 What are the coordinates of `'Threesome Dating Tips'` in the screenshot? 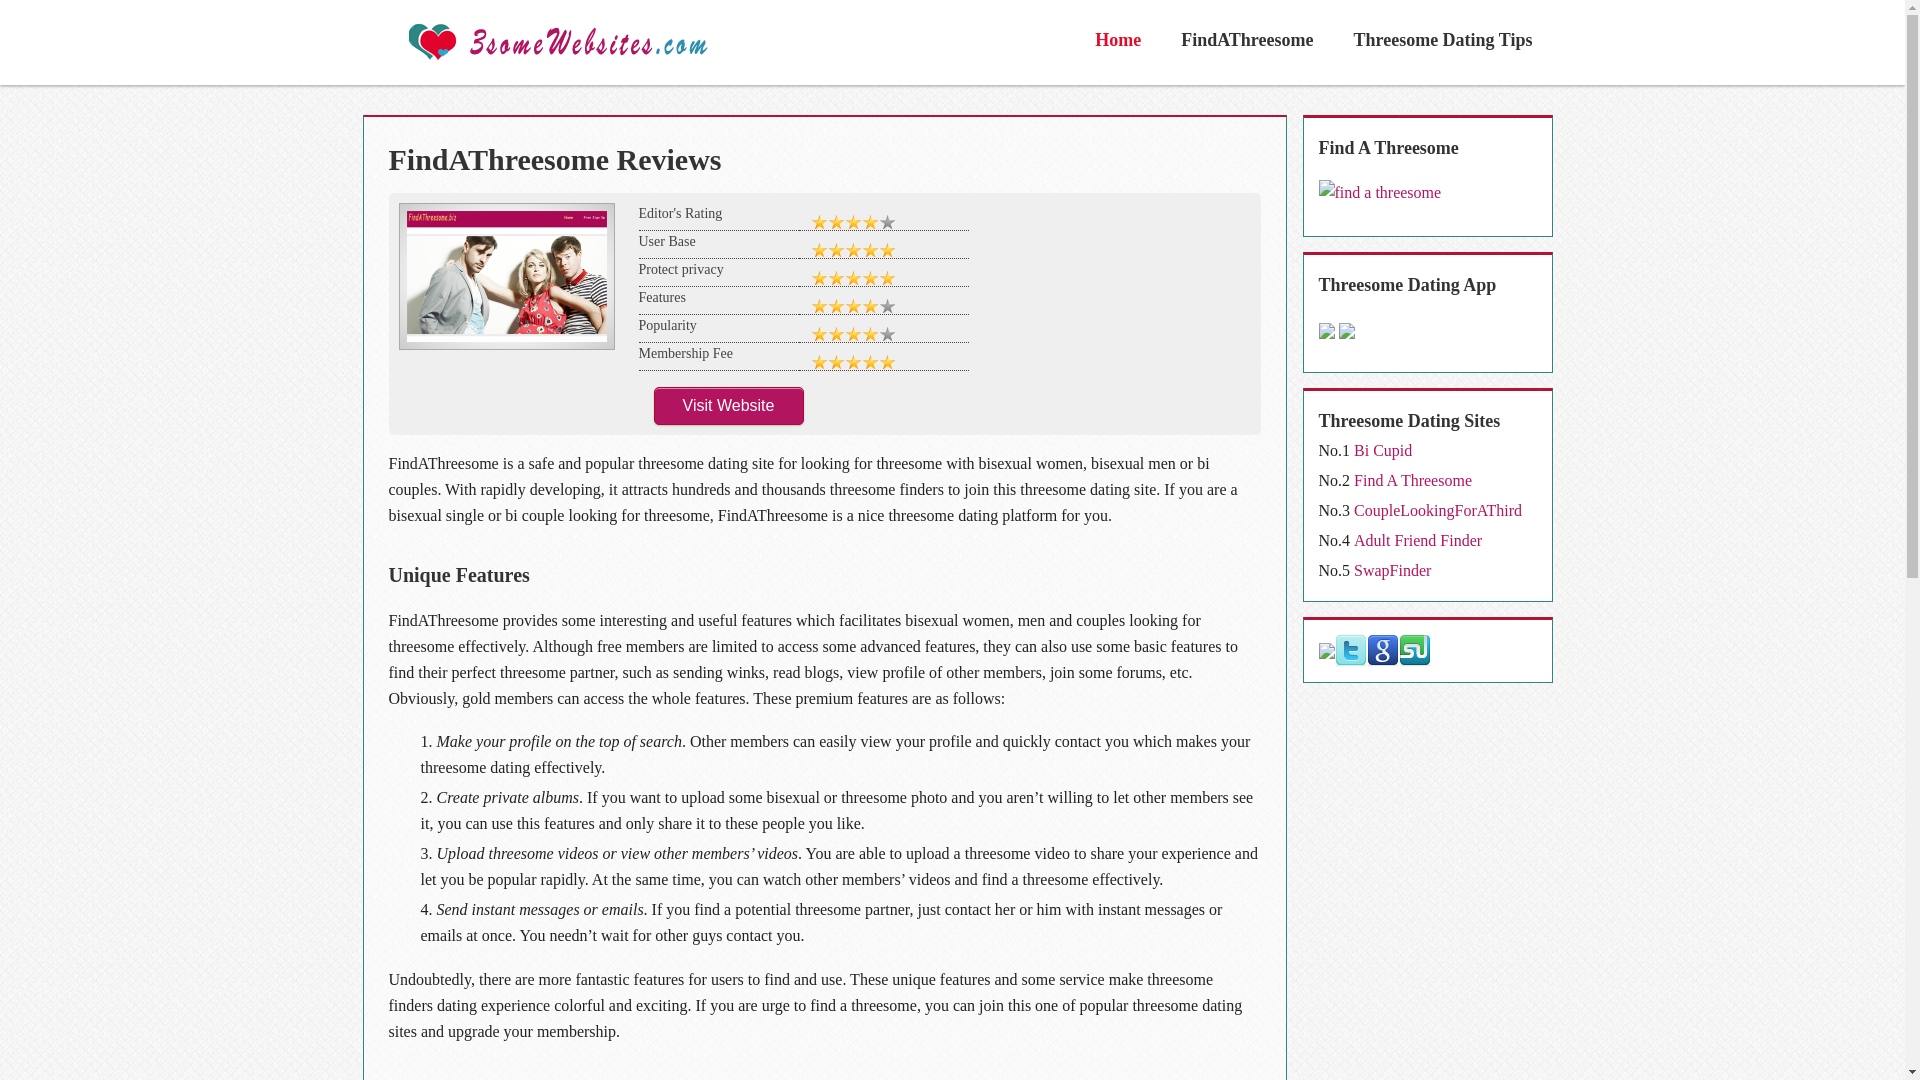 It's located at (1338, 39).